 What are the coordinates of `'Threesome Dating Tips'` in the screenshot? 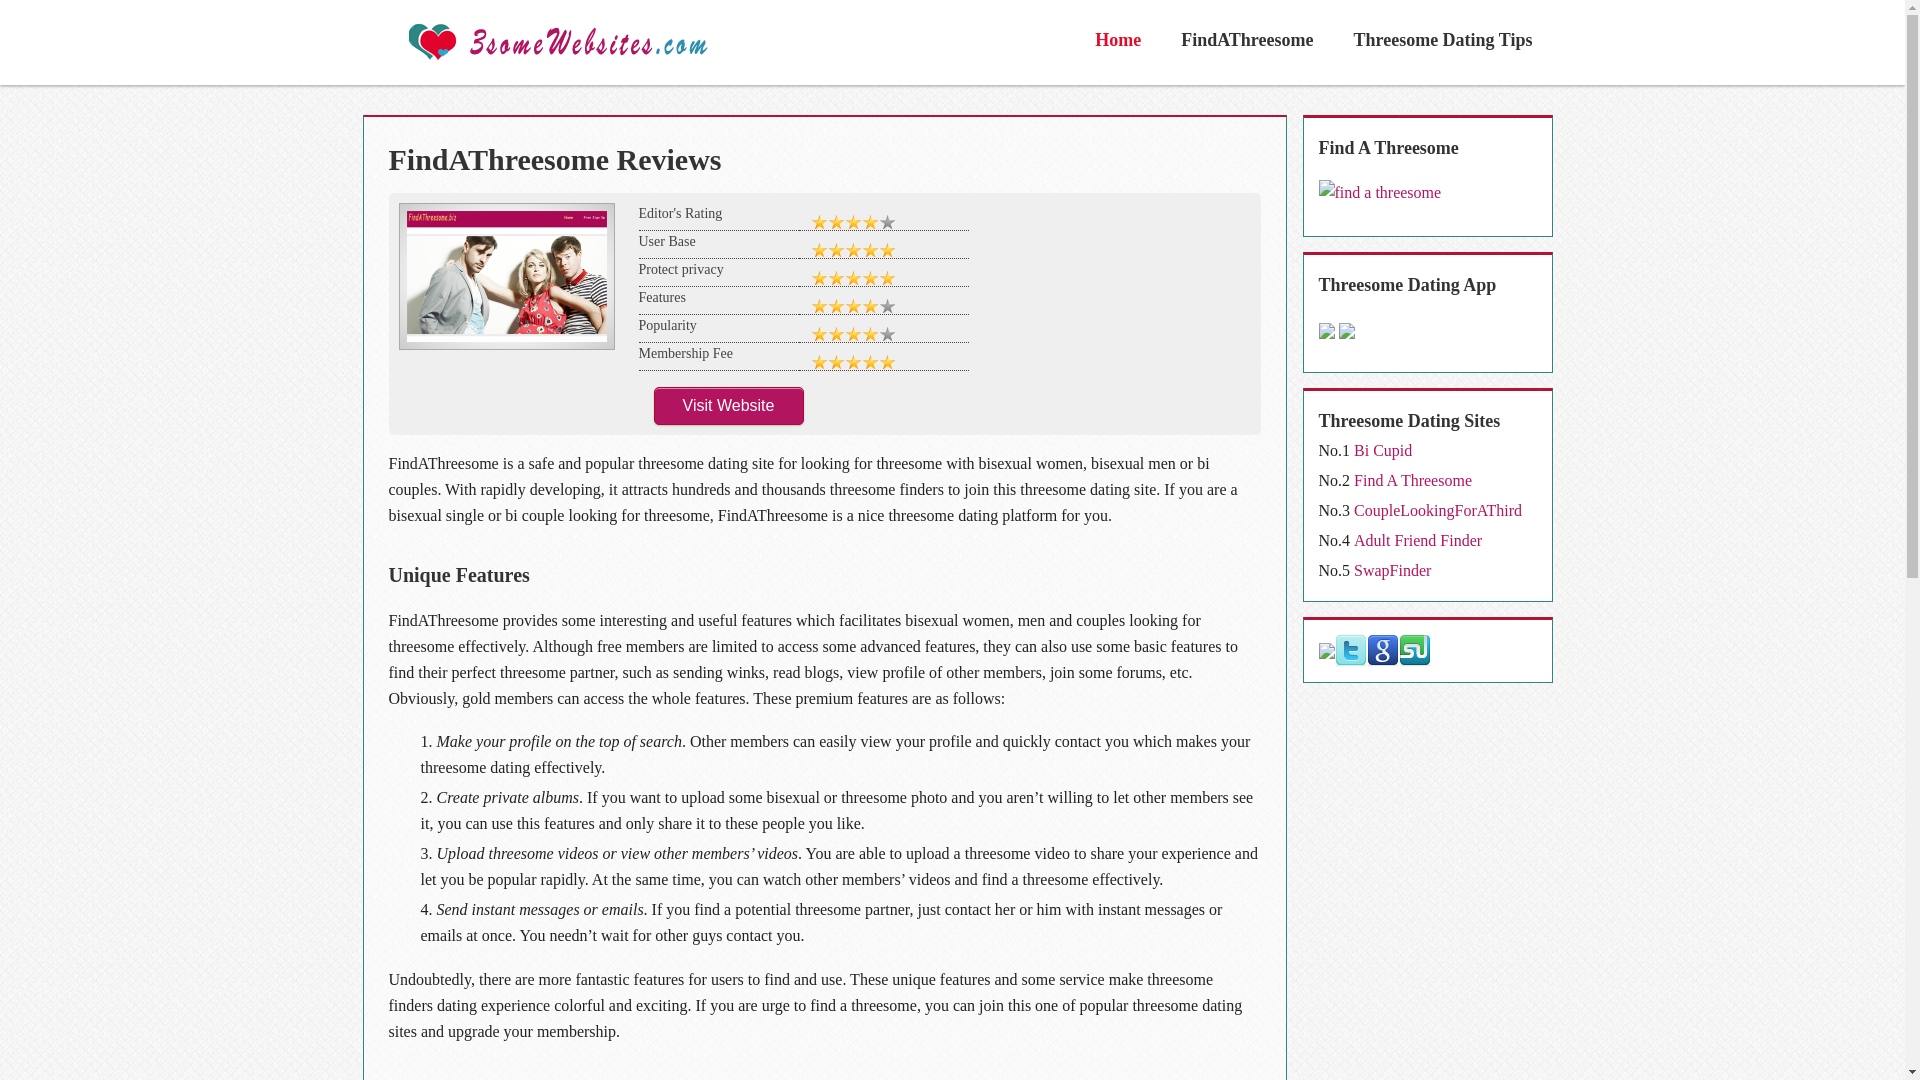 It's located at (1338, 39).